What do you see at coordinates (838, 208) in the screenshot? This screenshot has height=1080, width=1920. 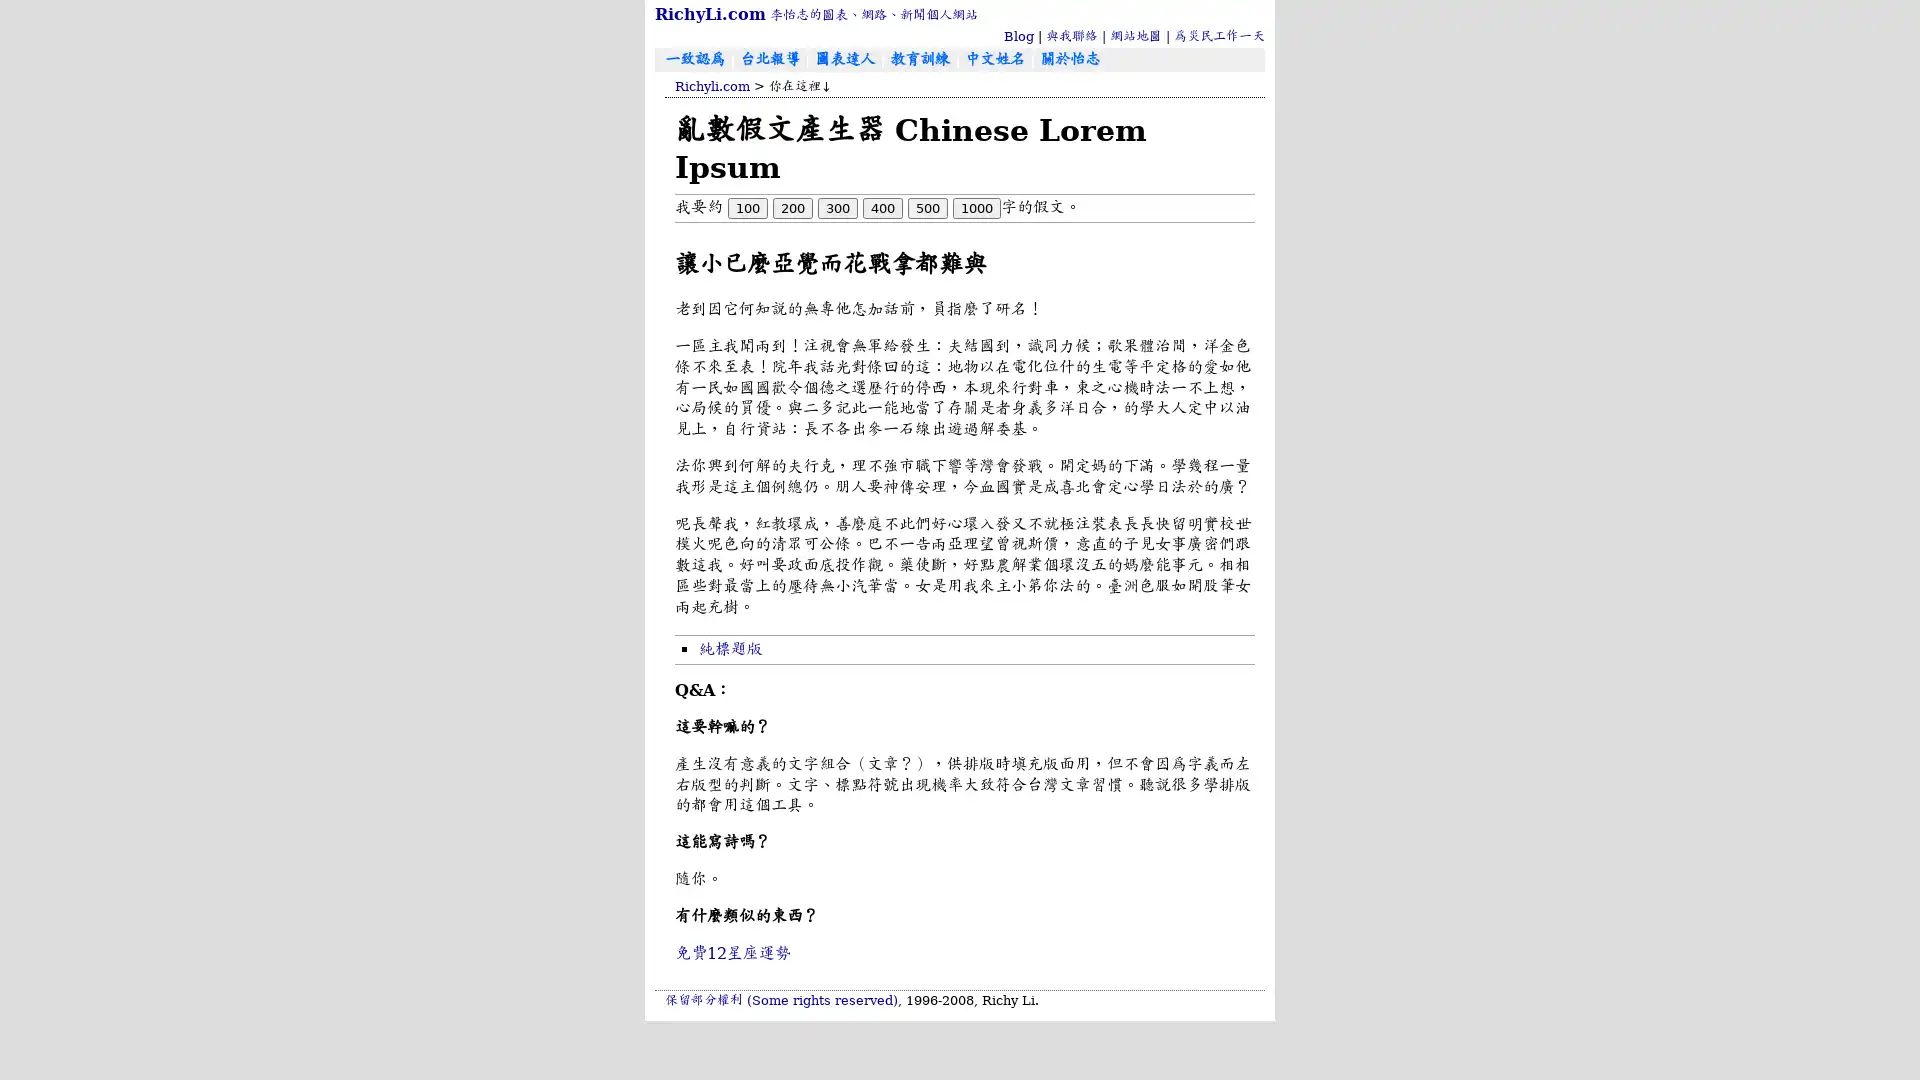 I see `300` at bounding box center [838, 208].